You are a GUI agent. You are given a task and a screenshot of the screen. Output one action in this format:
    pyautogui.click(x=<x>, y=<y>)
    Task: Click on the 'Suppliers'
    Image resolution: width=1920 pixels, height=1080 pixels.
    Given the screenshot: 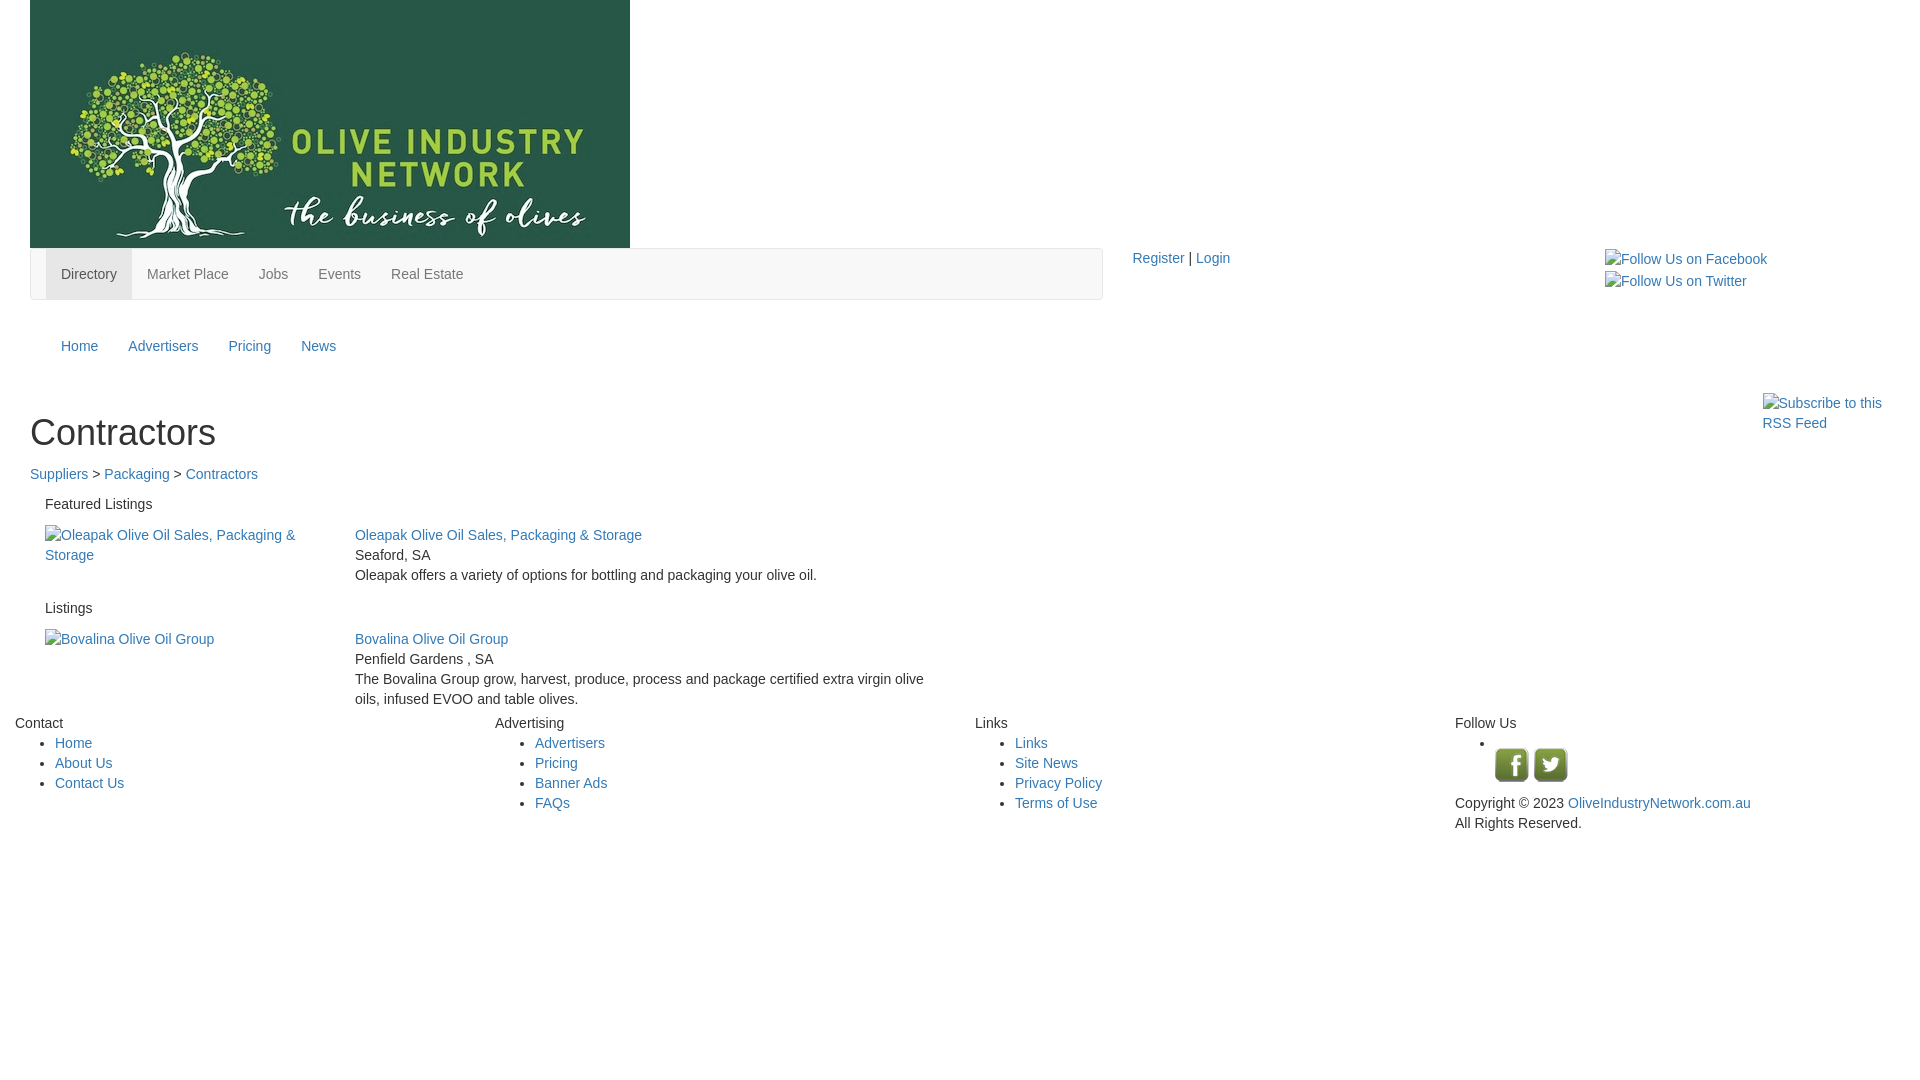 What is the action you would take?
    pyautogui.click(x=29, y=474)
    